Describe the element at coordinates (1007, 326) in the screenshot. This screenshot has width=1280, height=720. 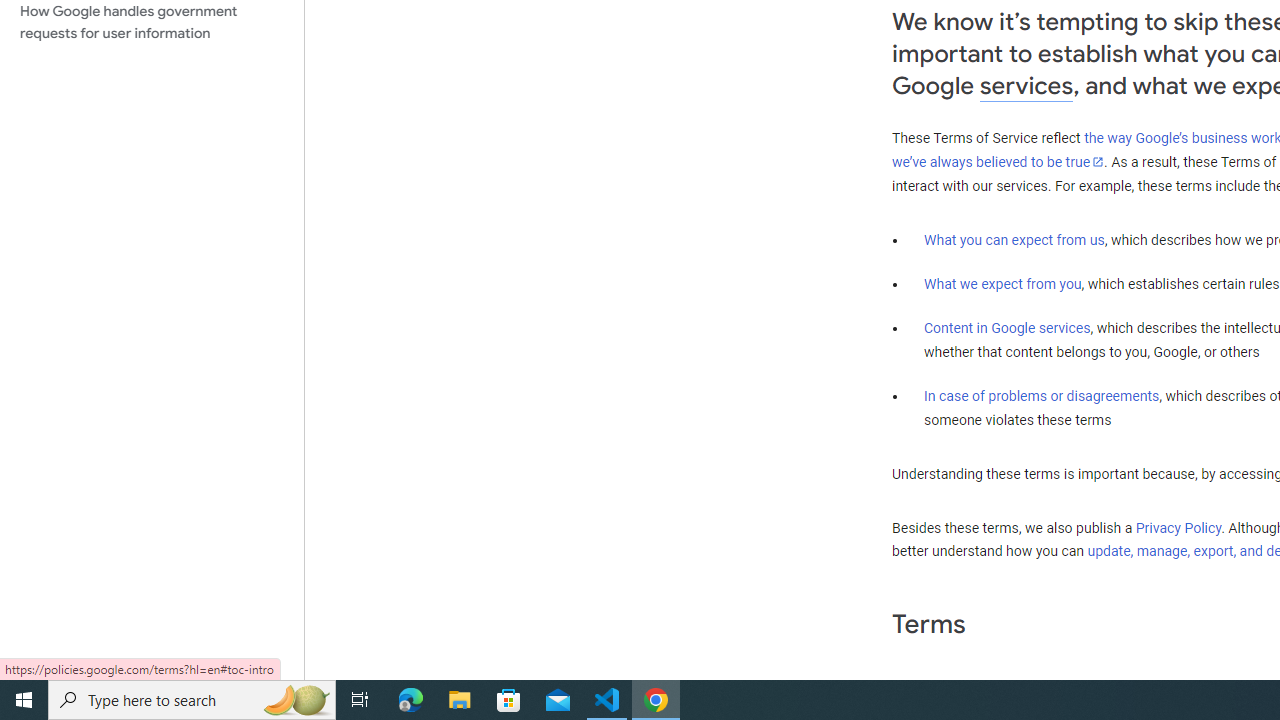
I see `'Content in Google services'` at that location.